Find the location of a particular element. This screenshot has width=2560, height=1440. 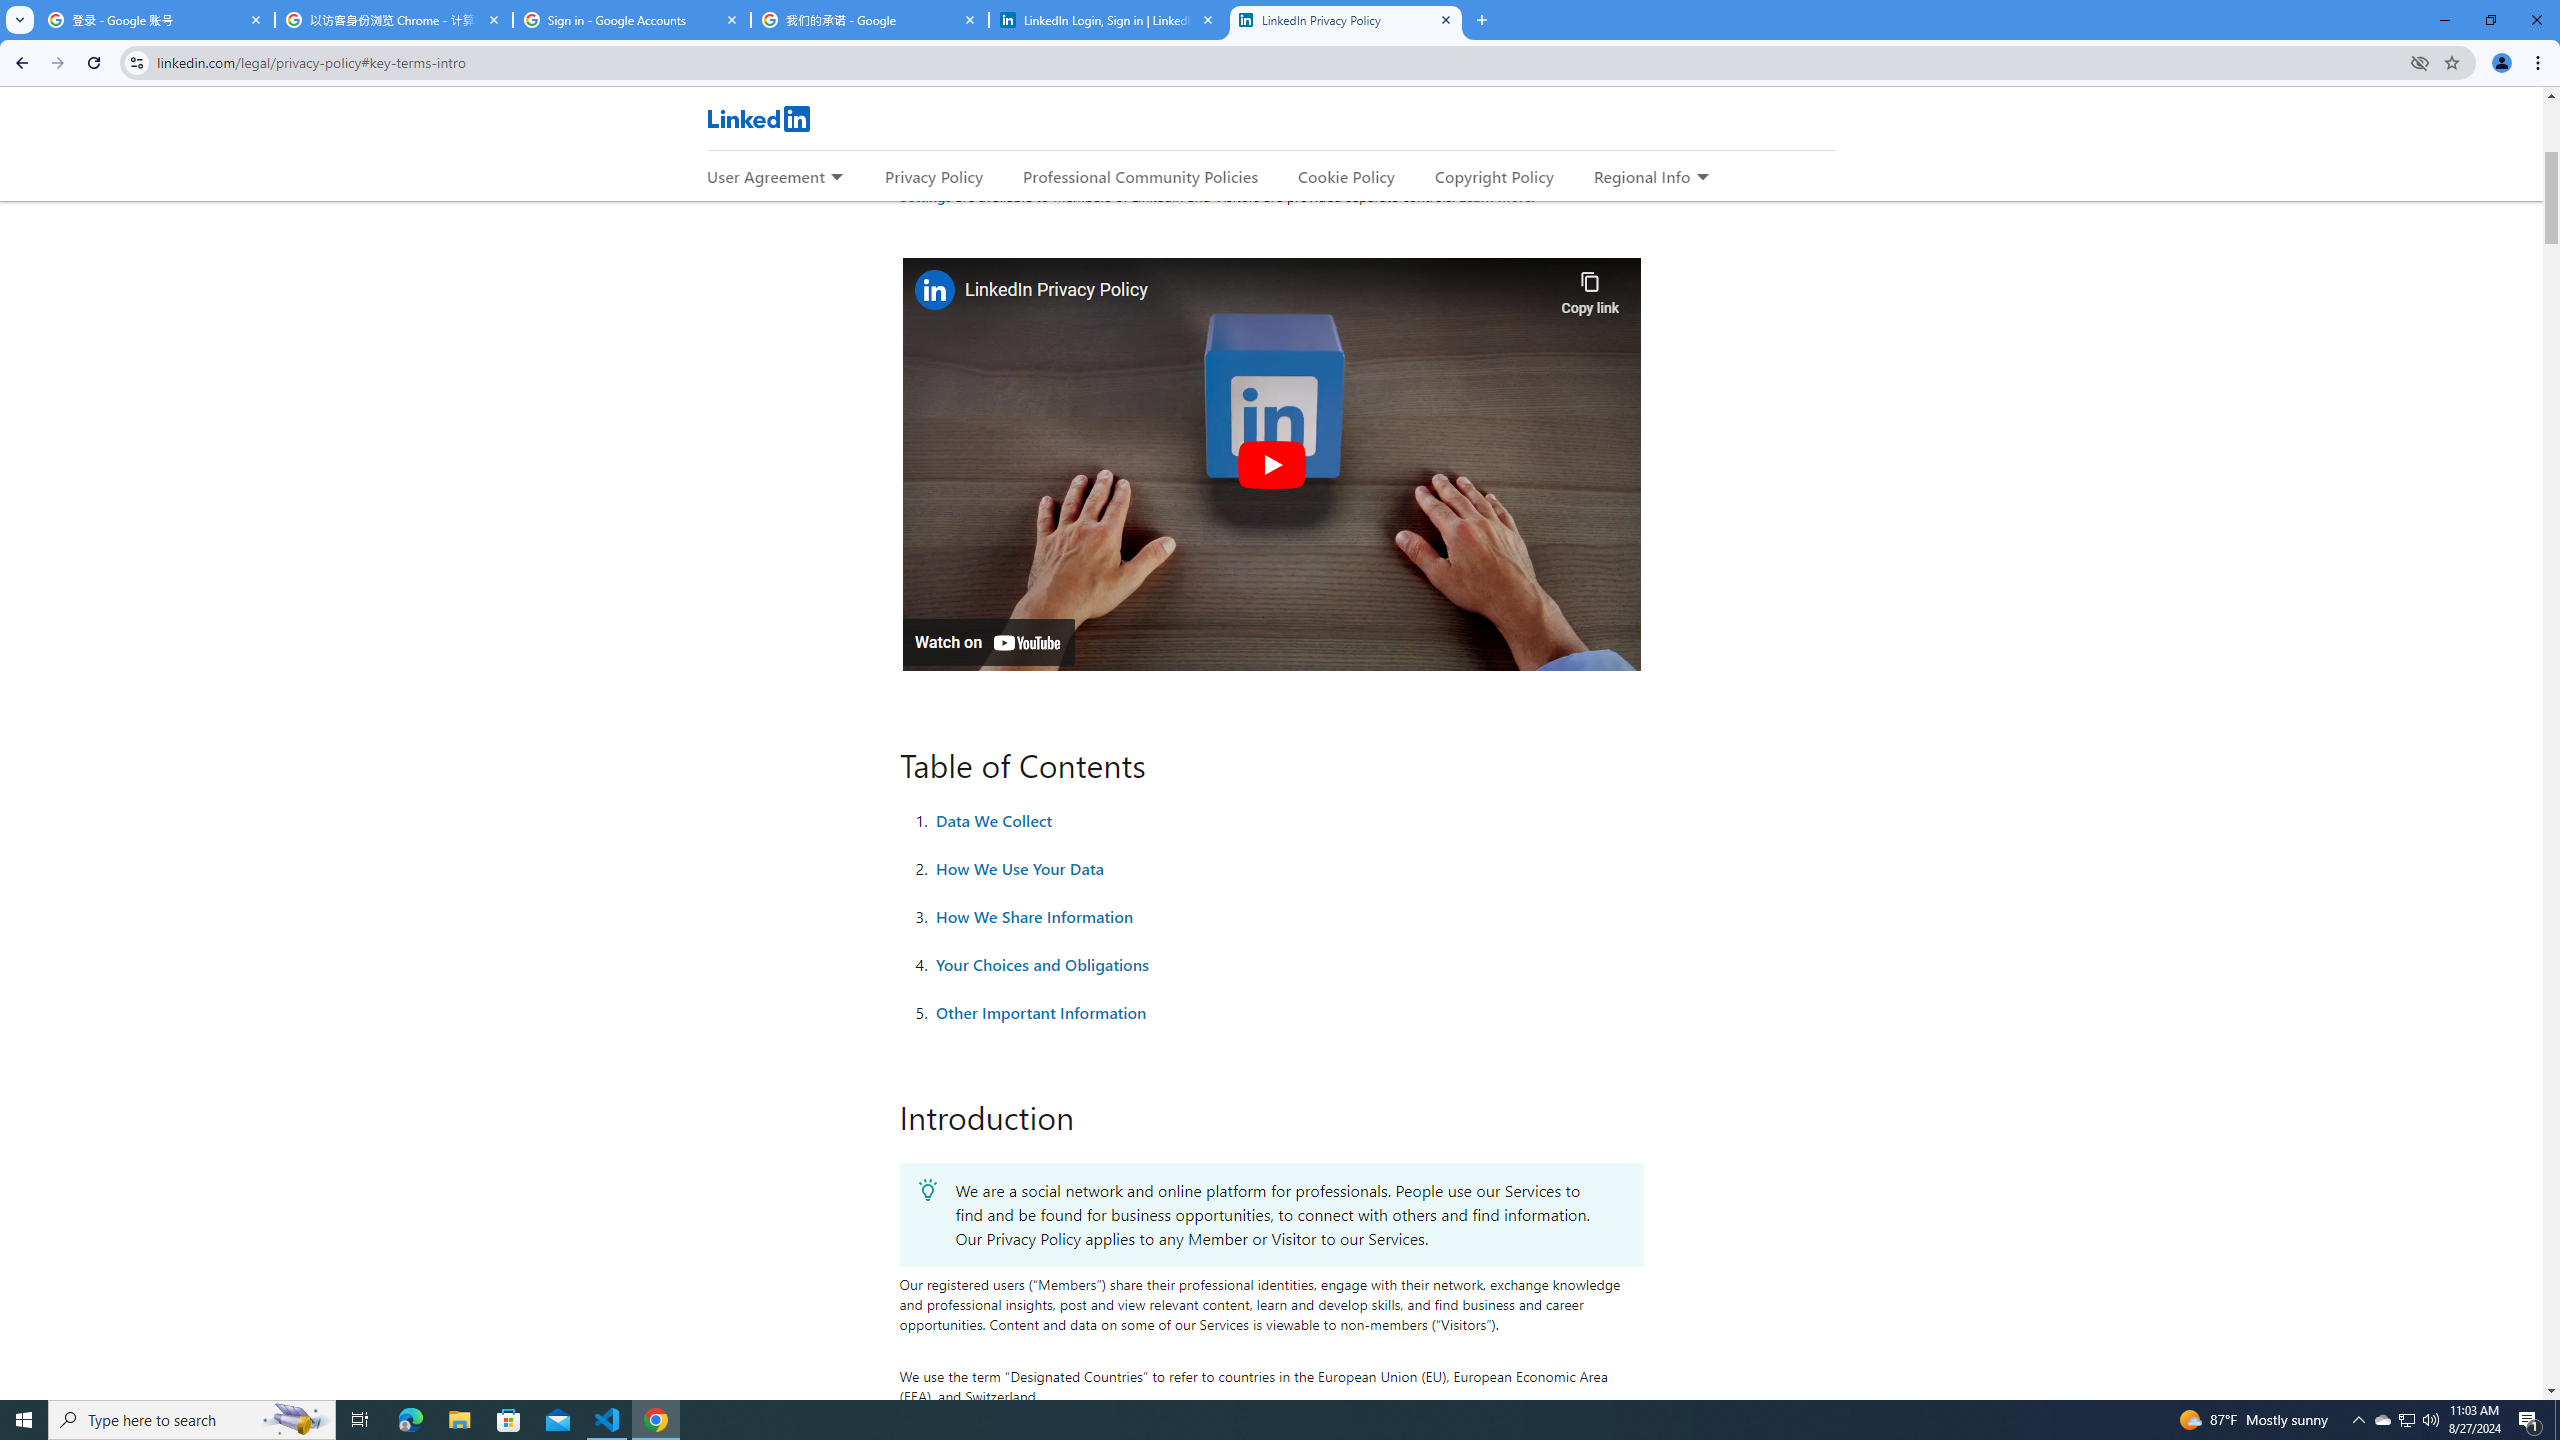

'Expand to show more links for User Agreement' is located at coordinates (835, 177).